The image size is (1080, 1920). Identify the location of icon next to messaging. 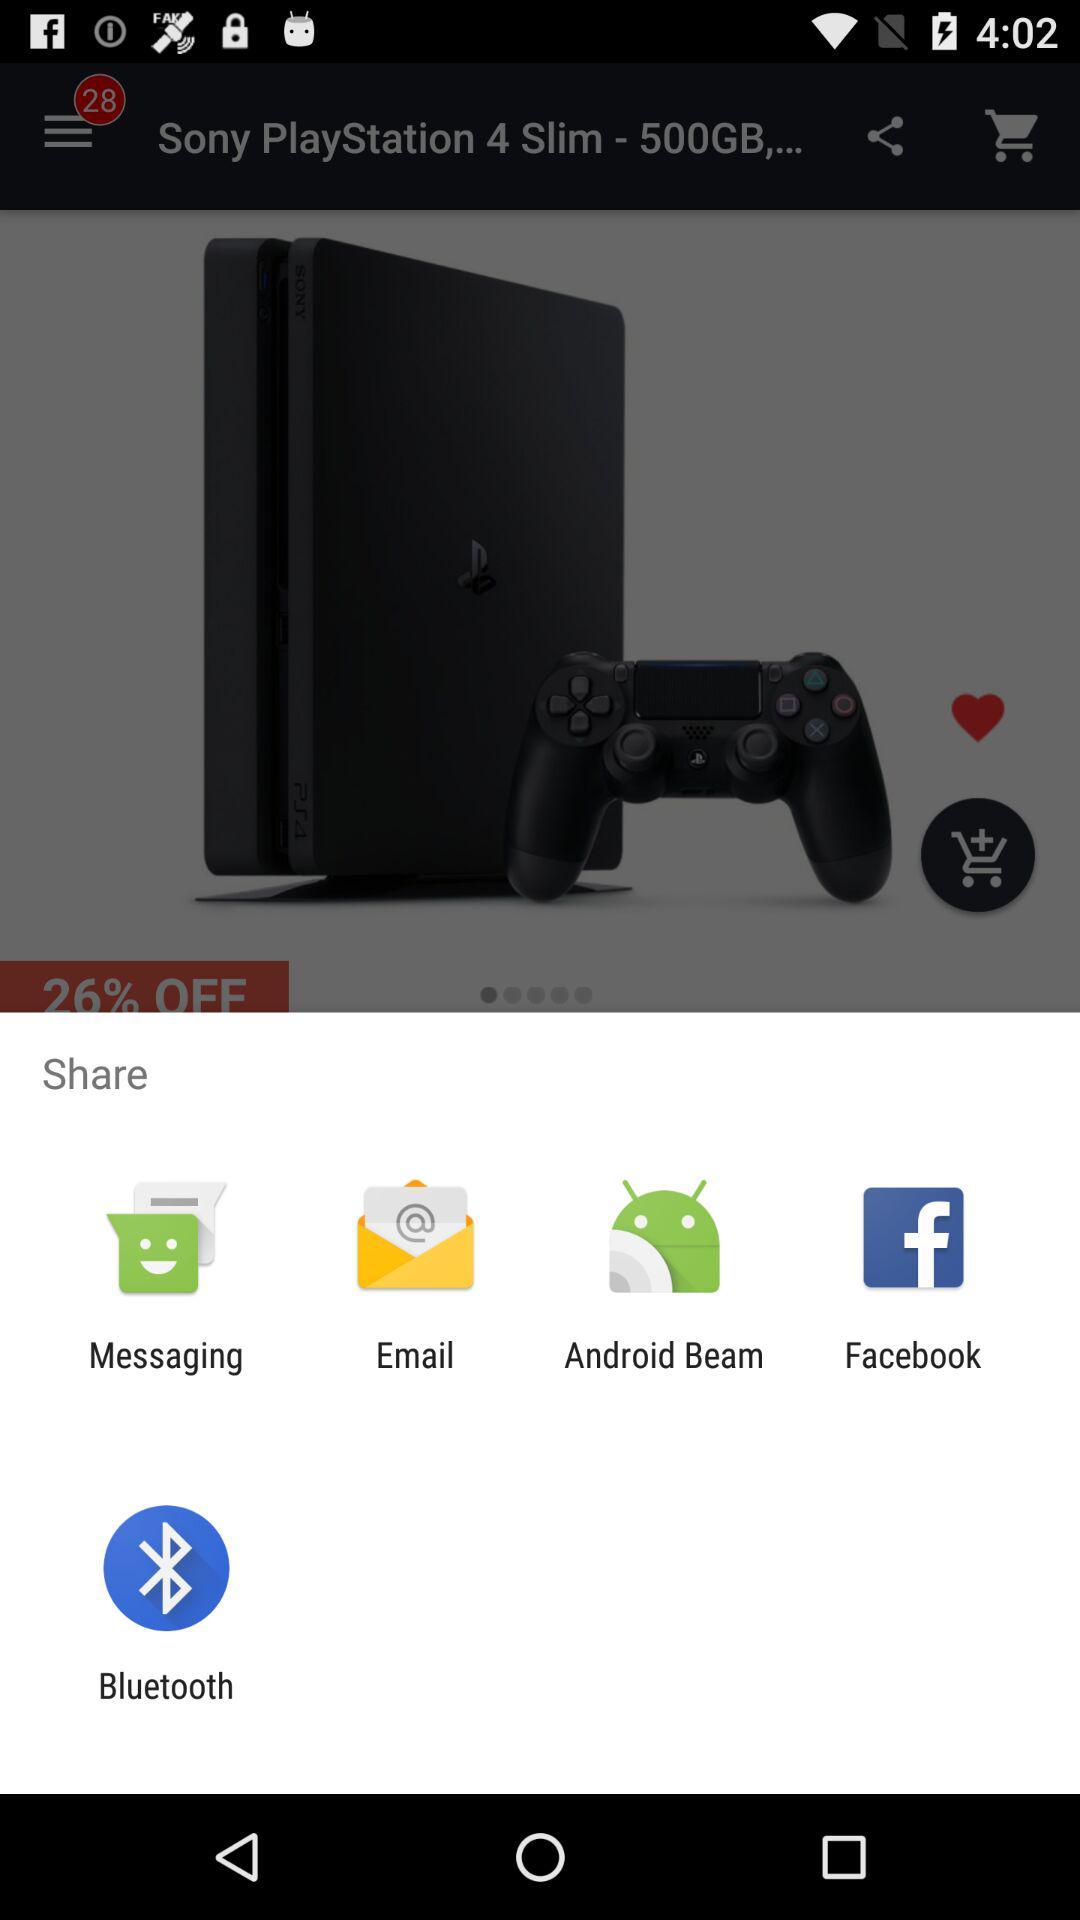
(414, 1374).